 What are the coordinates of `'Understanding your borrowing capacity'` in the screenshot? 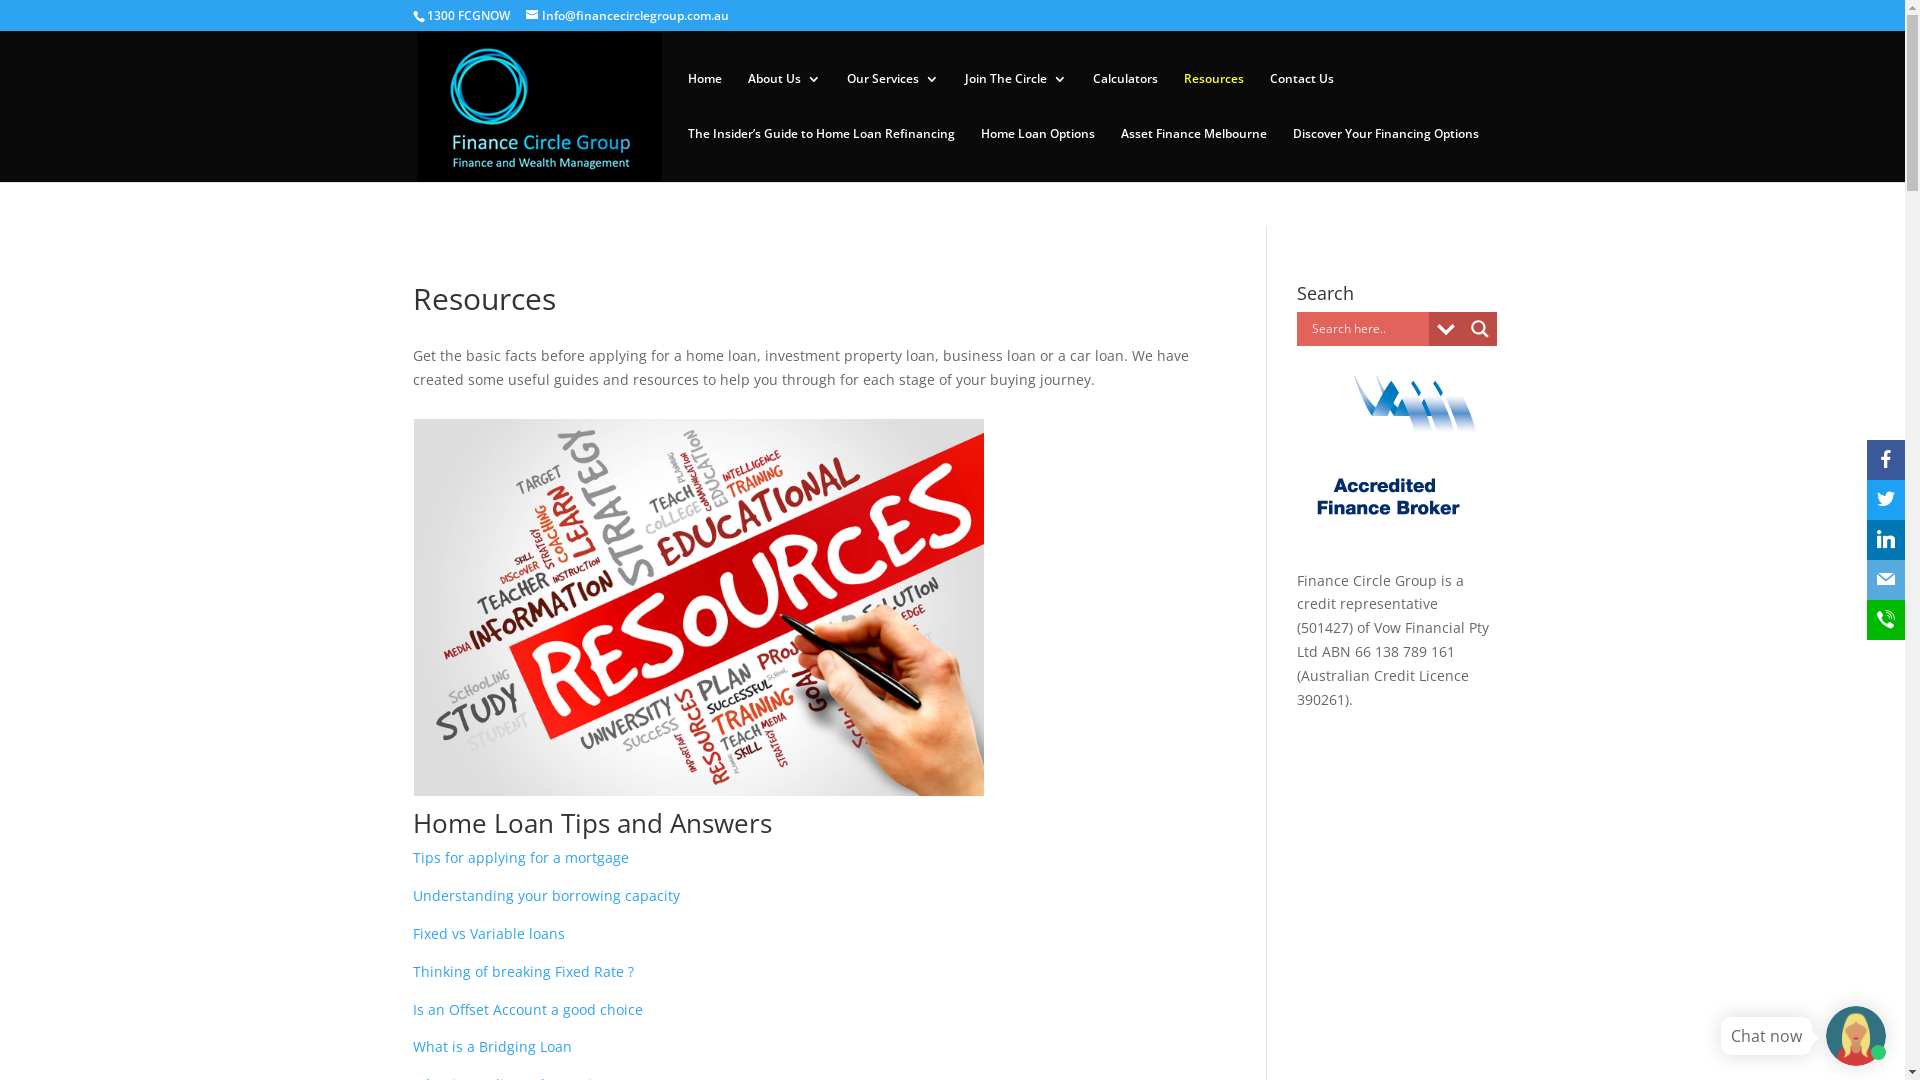 It's located at (545, 894).